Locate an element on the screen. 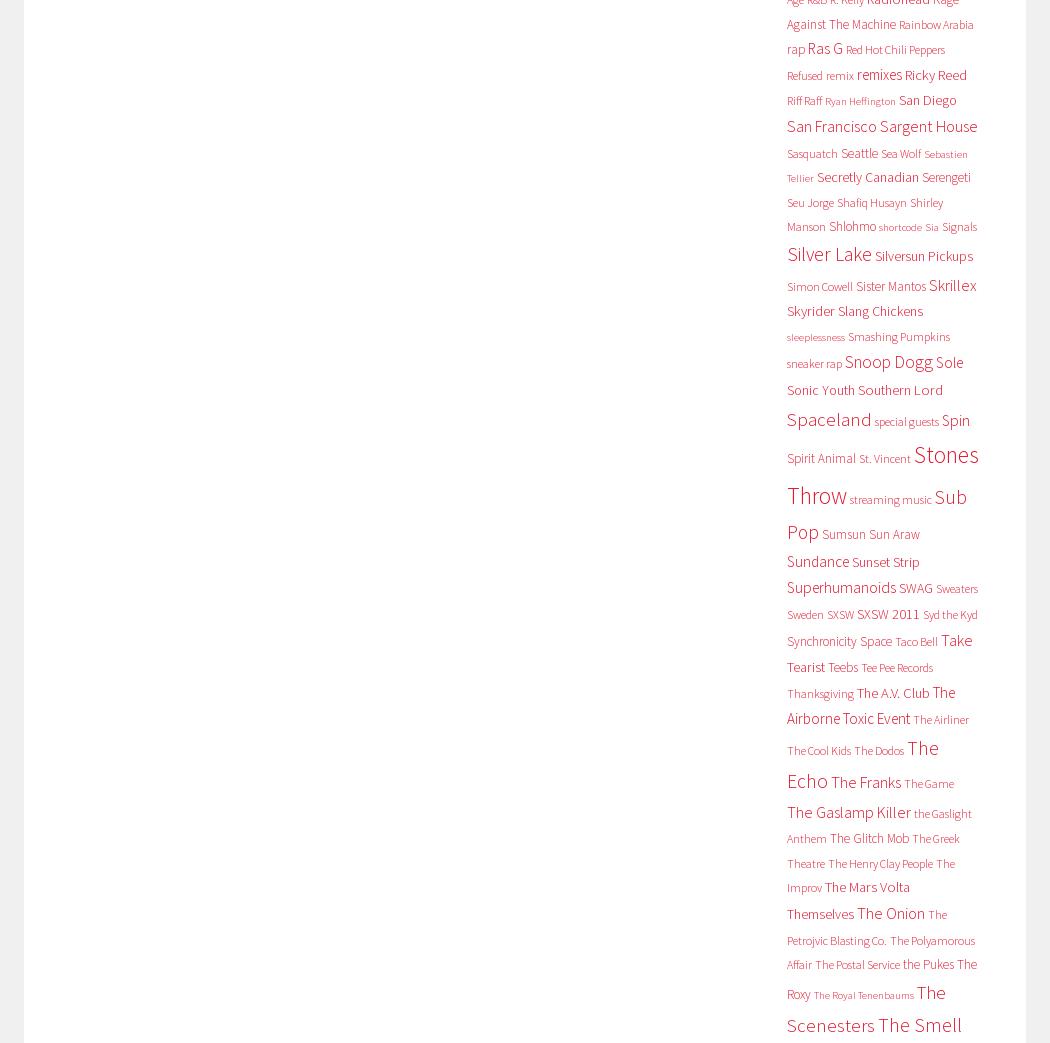 The height and width of the screenshot is (1043, 1050). 'Spaceland' is located at coordinates (828, 418).